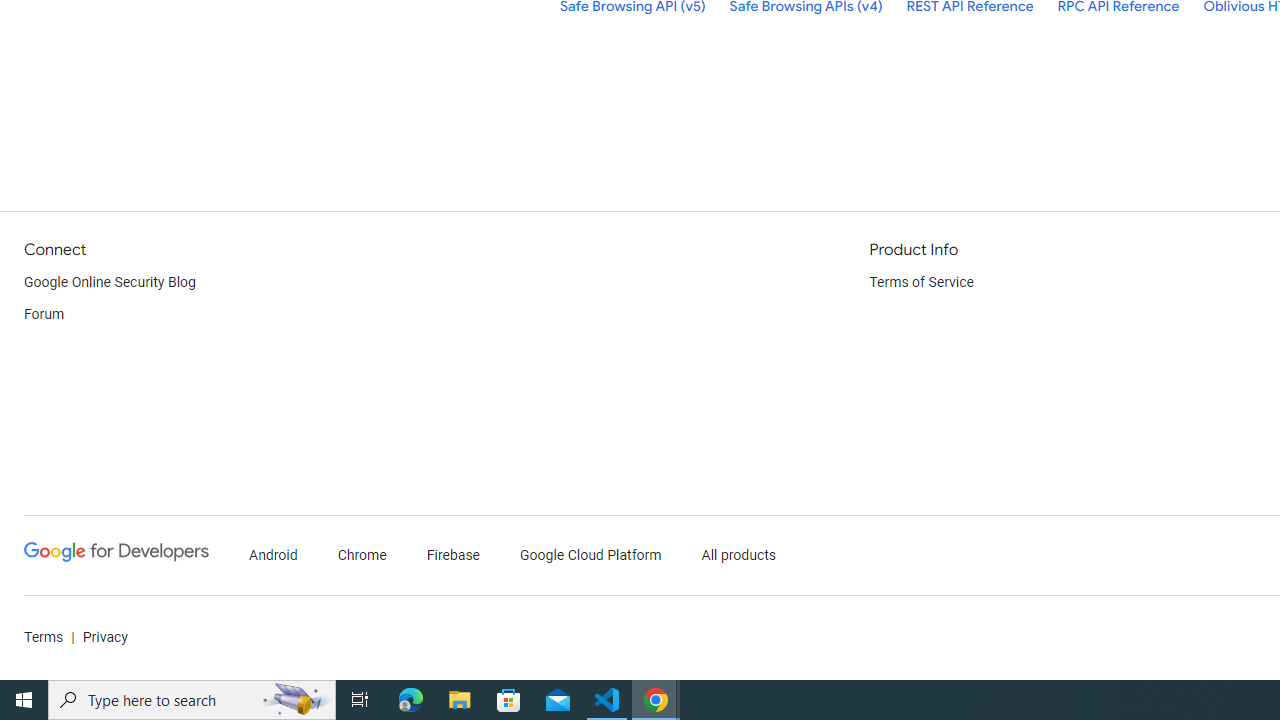 This screenshot has height=720, width=1280. What do you see at coordinates (452, 555) in the screenshot?
I see `'Firebase'` at bounding box center [452, 555].